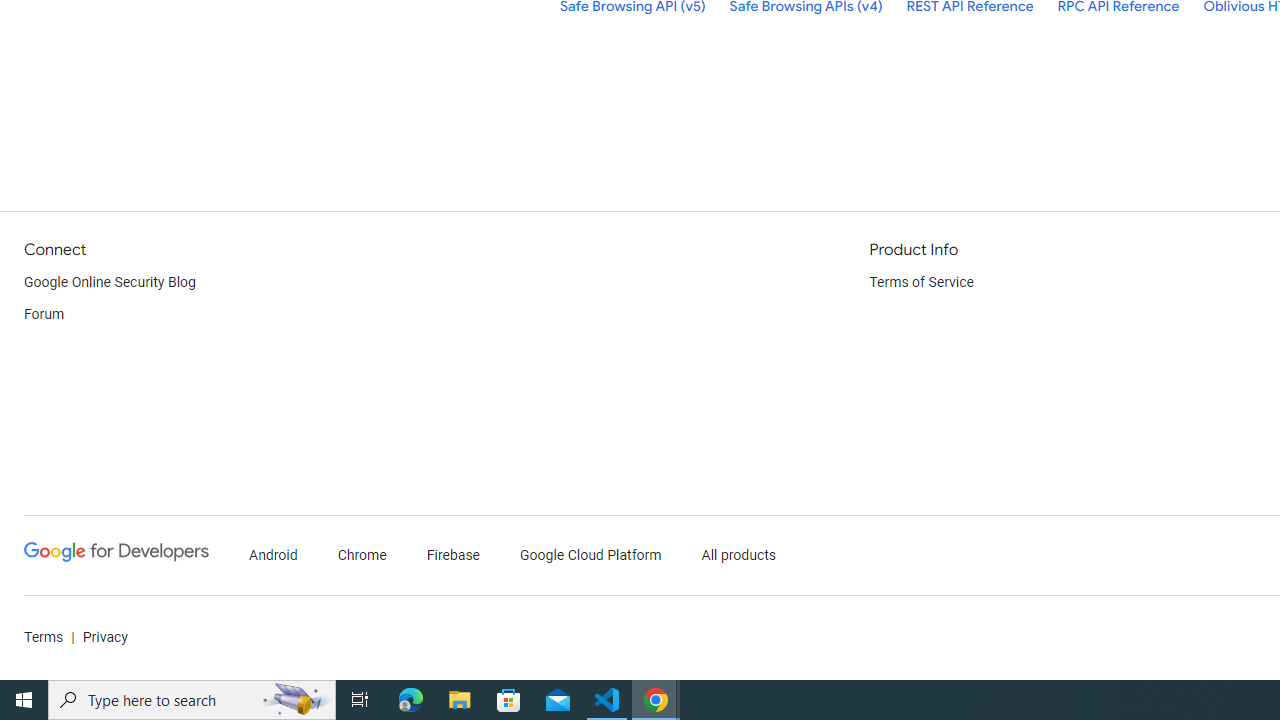 This screenshot has height=720, width=1280. What do you see at coordinates (452, 555) in the screenshot?
I see `'Firebase'` at bounding box center [452, 555].